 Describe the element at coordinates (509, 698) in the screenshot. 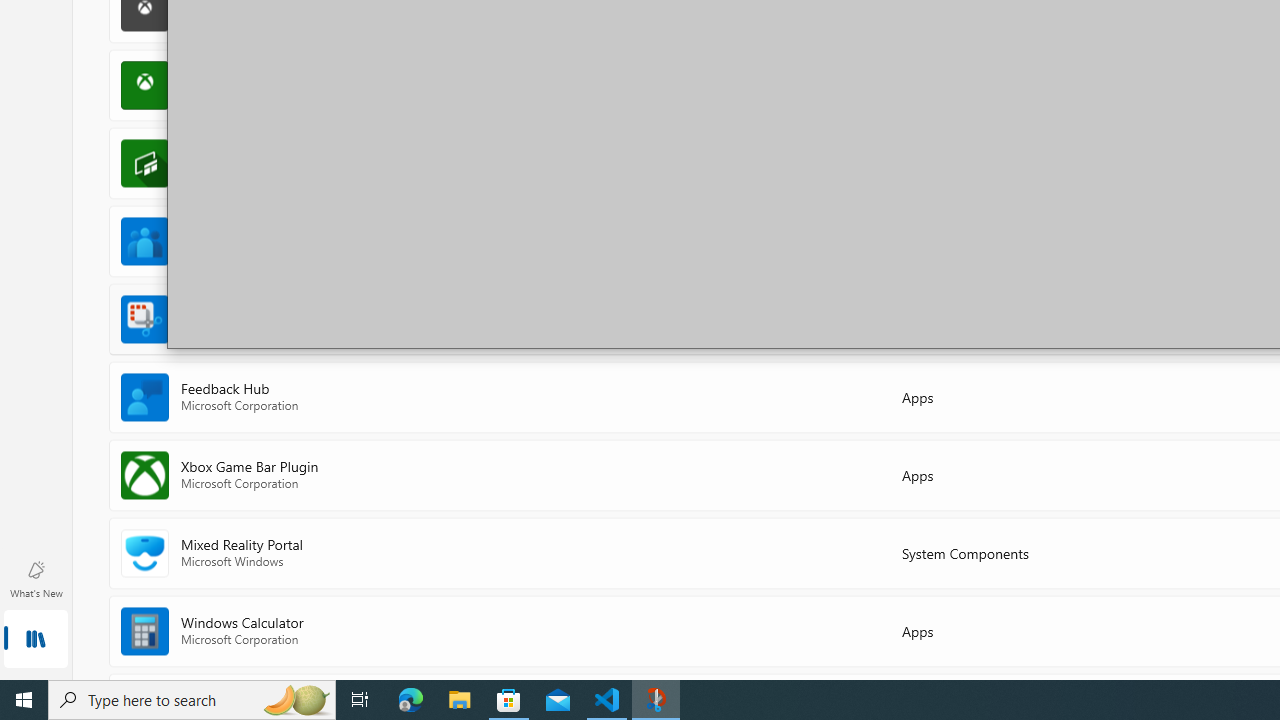

I see `'Microsoft Store - 1 running window'` at that location.